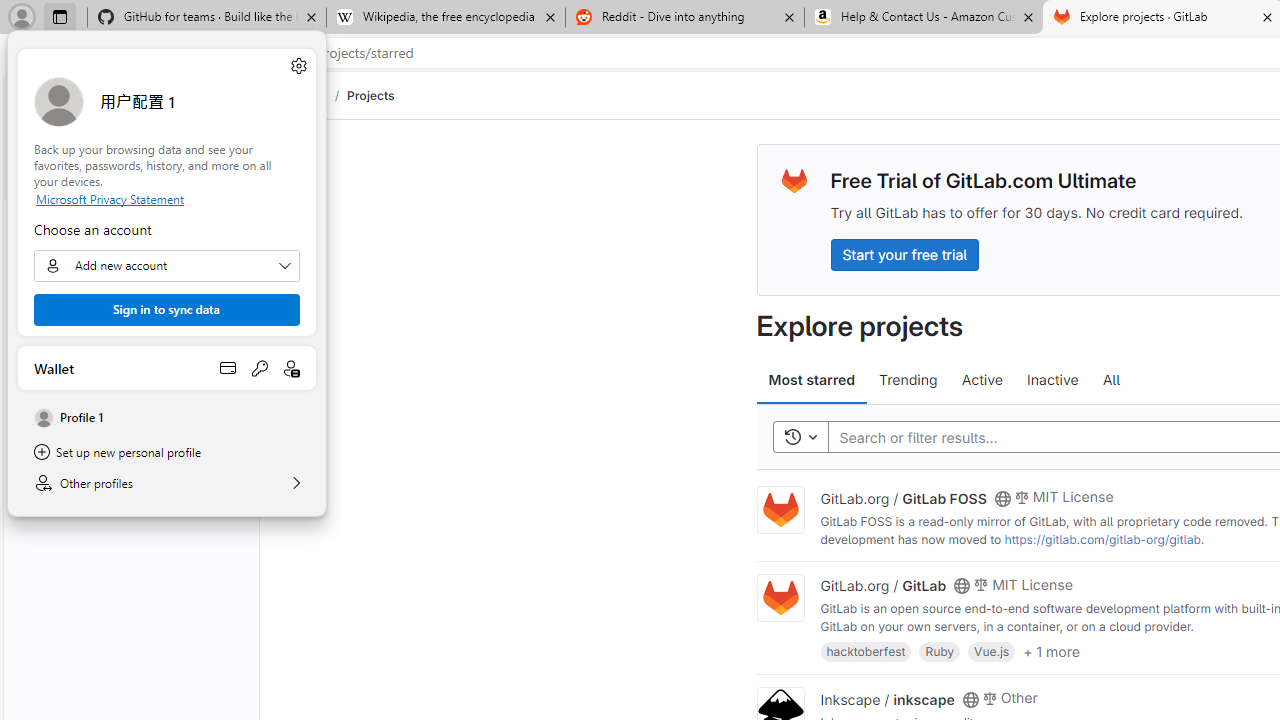 Image resolution: width=1280 pixels, height=720 pixels. What do you see at coordinates (167, 265) in the screenshot?
I see `'Choose an account'` at bounding box center [167, 265].